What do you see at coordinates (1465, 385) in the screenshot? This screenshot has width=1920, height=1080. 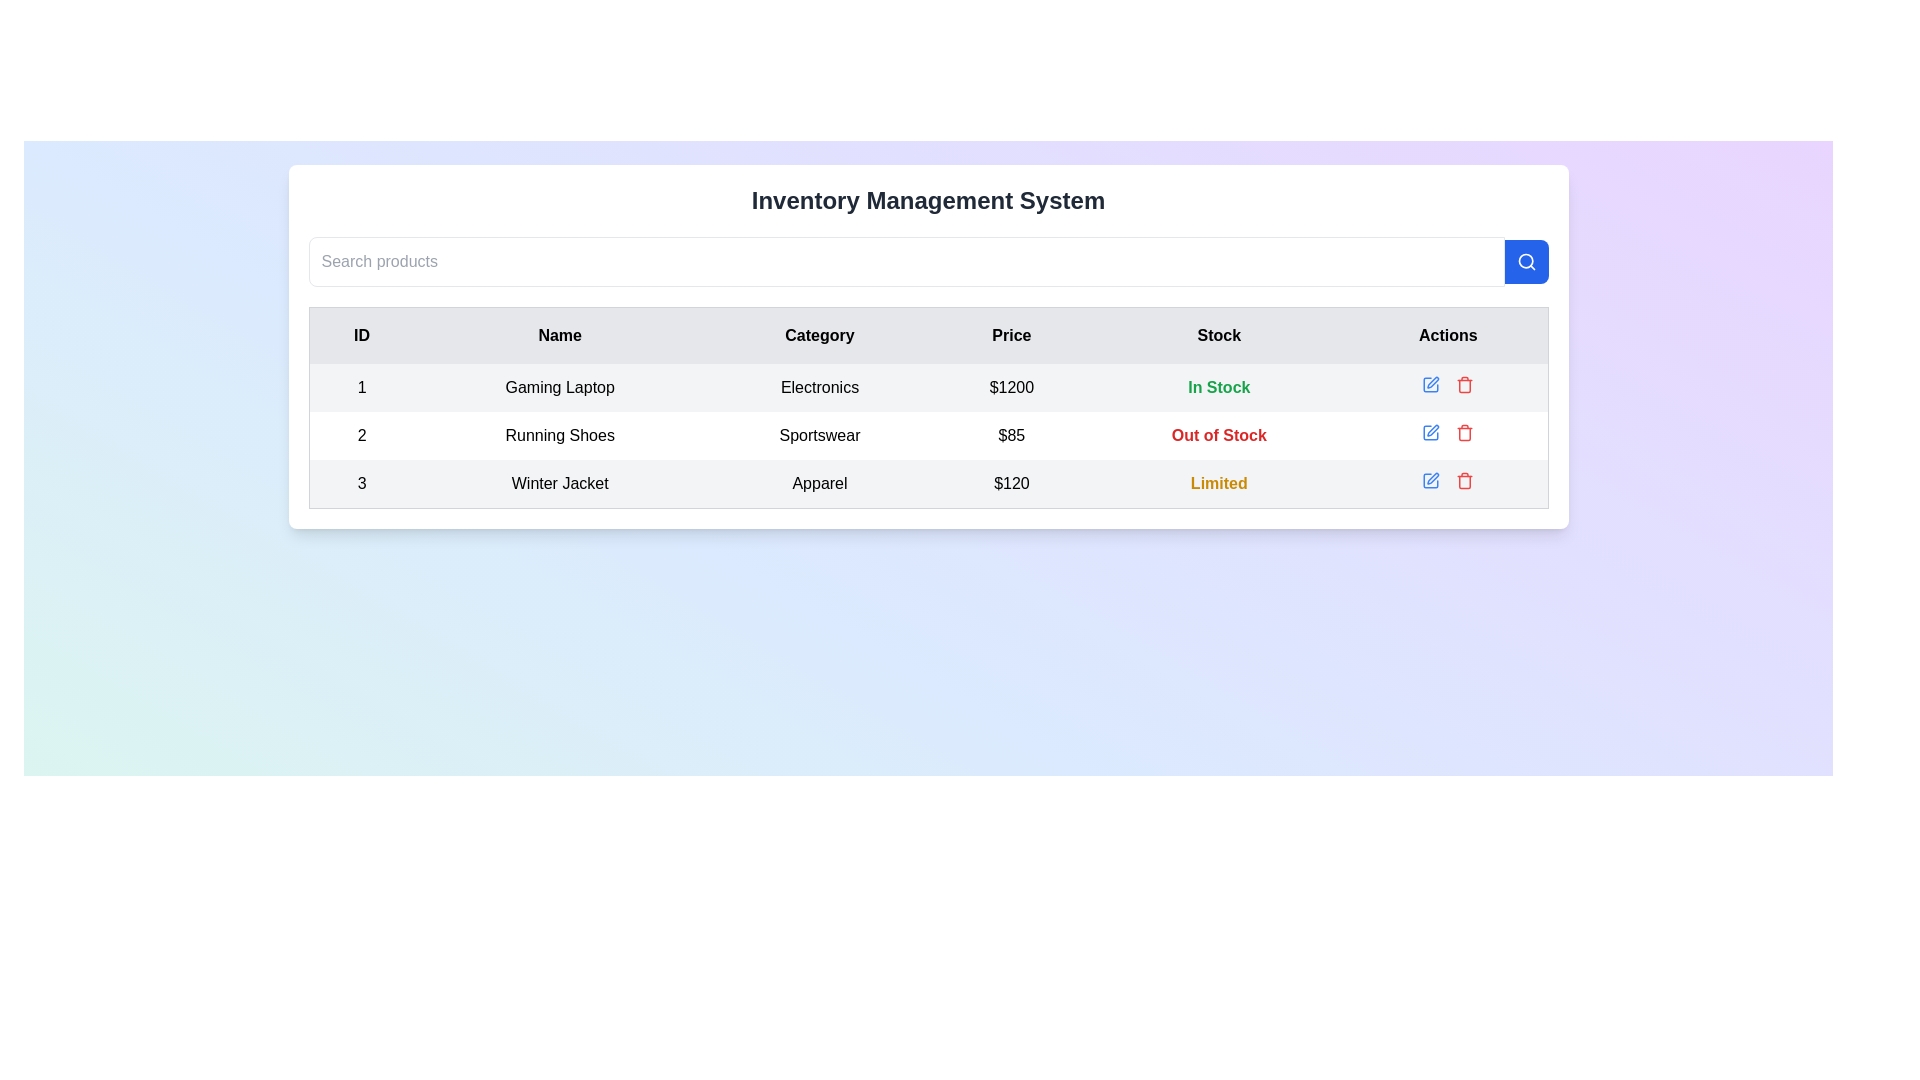 I see `the delete button located in the 'Actions' column of the table` at bounding box center [1465, 385].